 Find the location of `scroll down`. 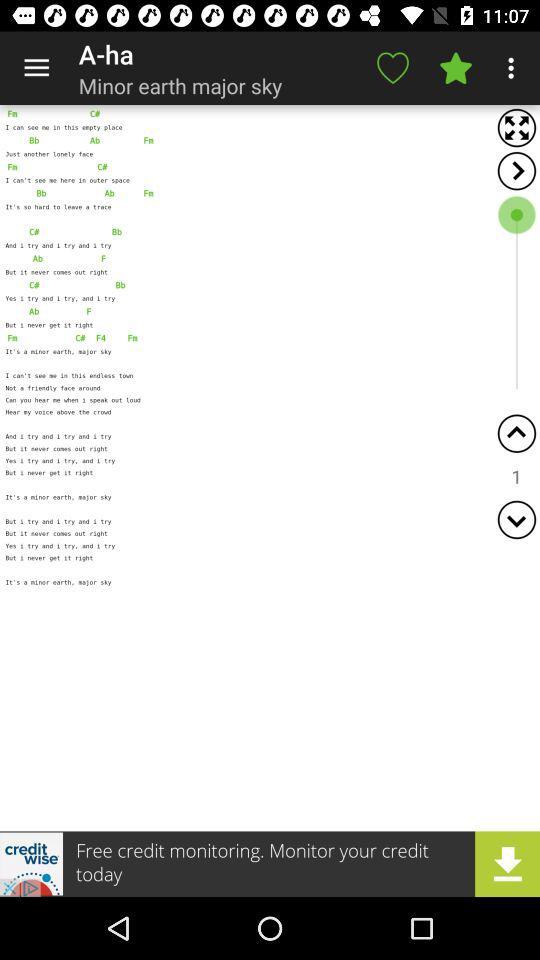

scroll down is located at coordinates (516, 518).